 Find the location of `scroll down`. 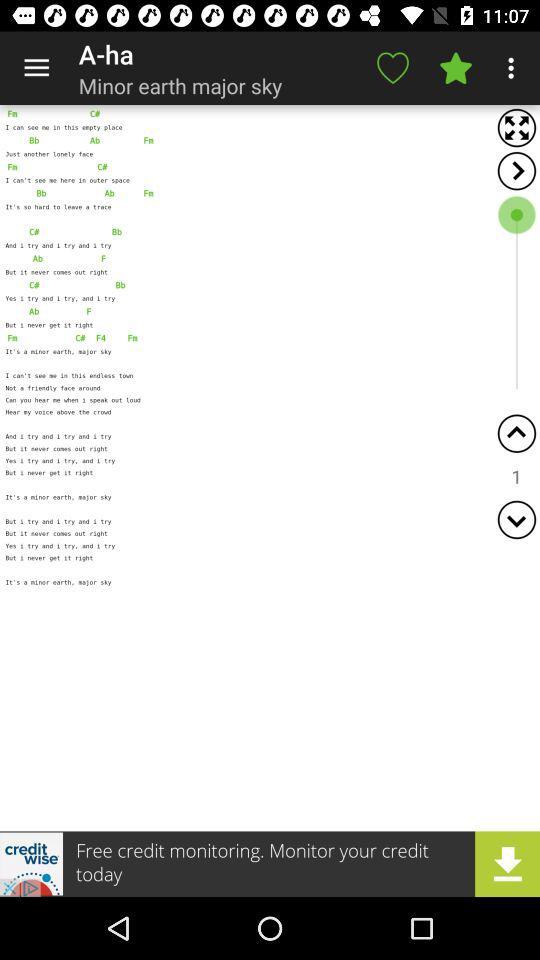

scroll down is located at coordinates (516, 518).